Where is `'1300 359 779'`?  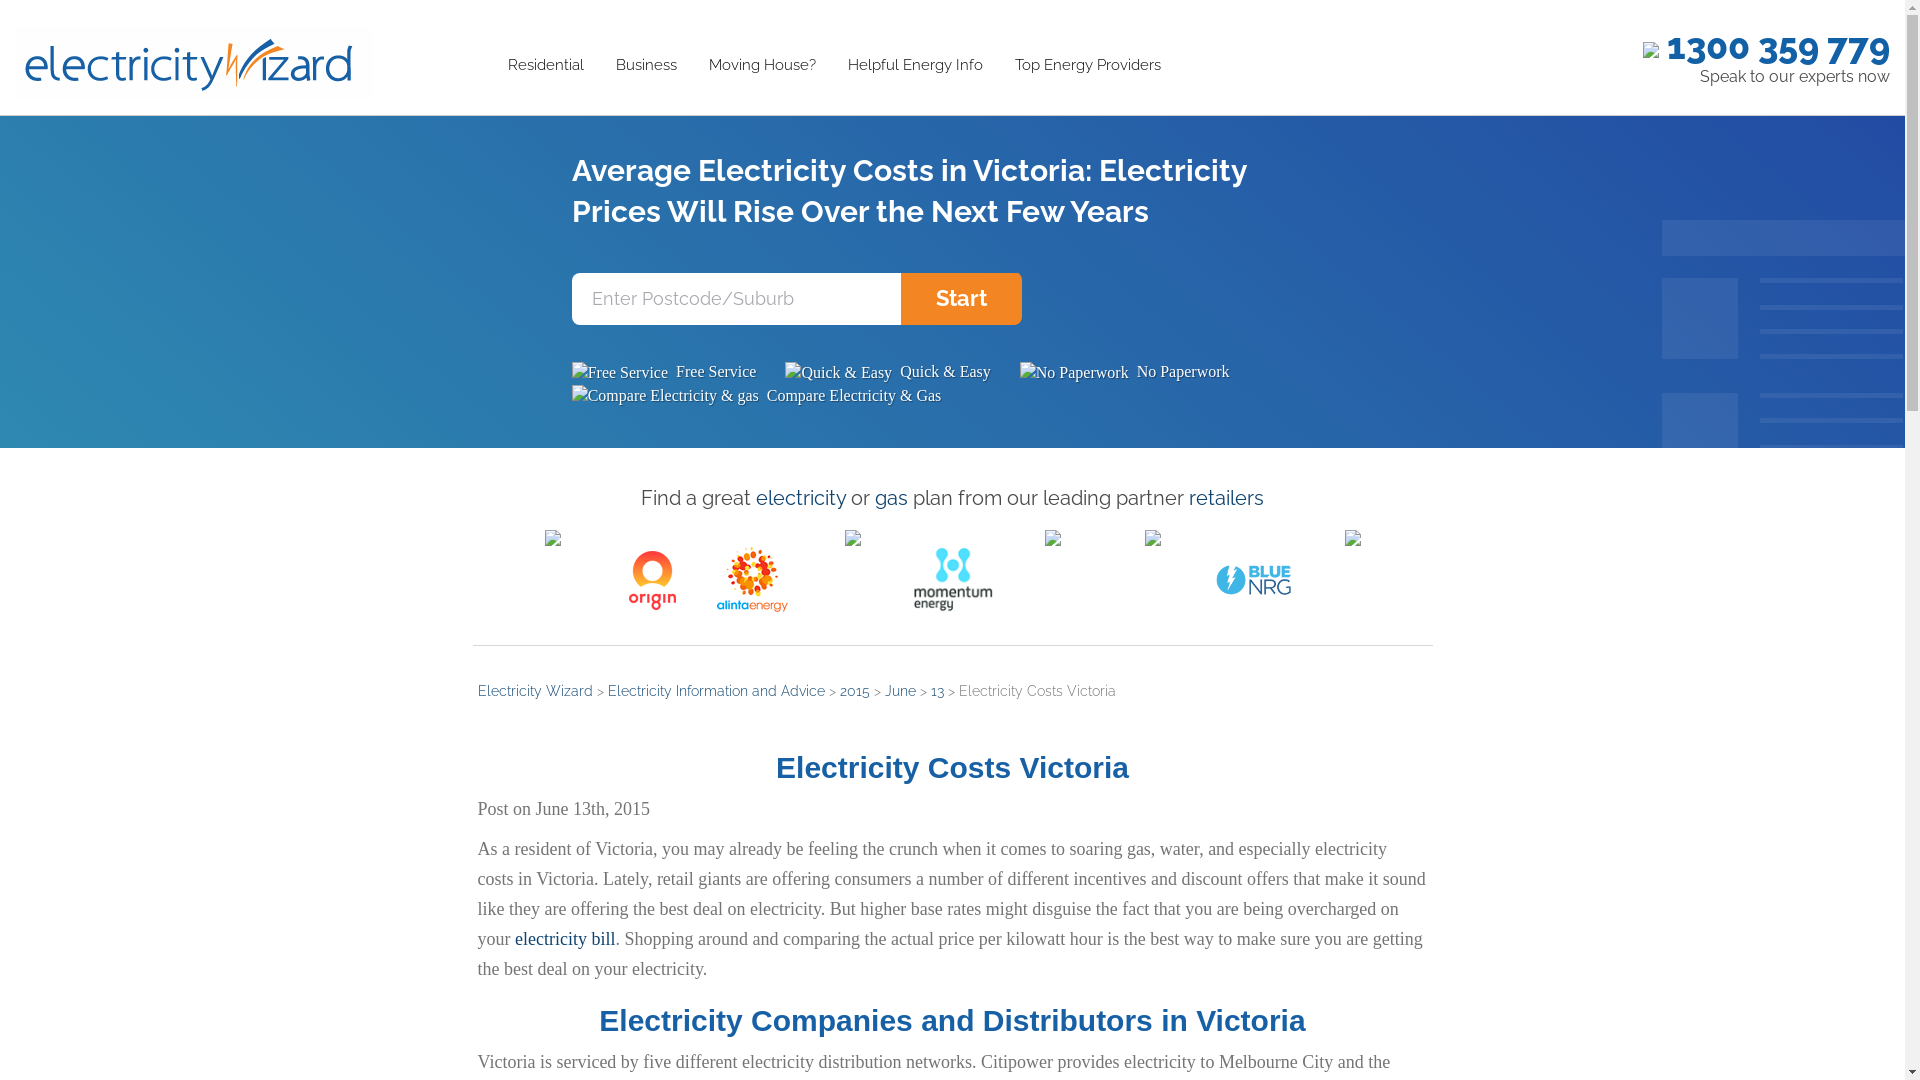
'1300 359 779' is located at coordinates (1766, 45).